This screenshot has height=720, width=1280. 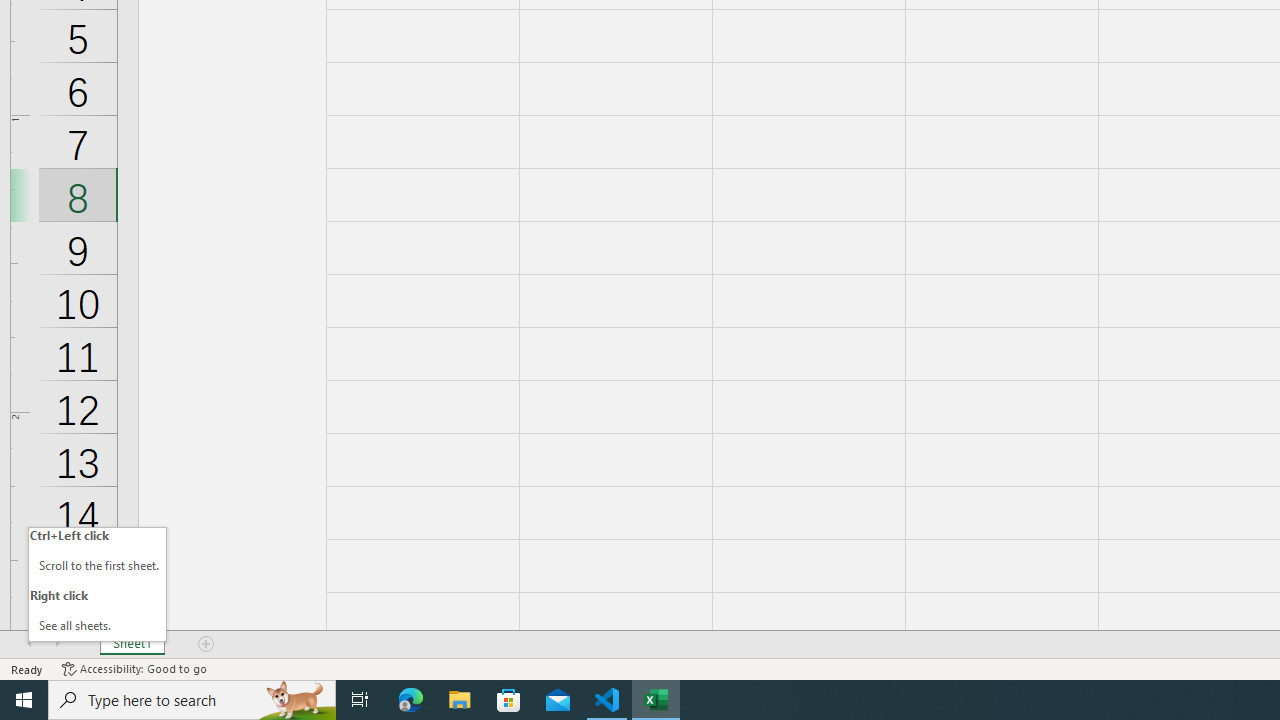 What do you see at coordinates (131, 644) in the screenshot?
I see `'Sheet Tab'` at bounding box center [131, 644].